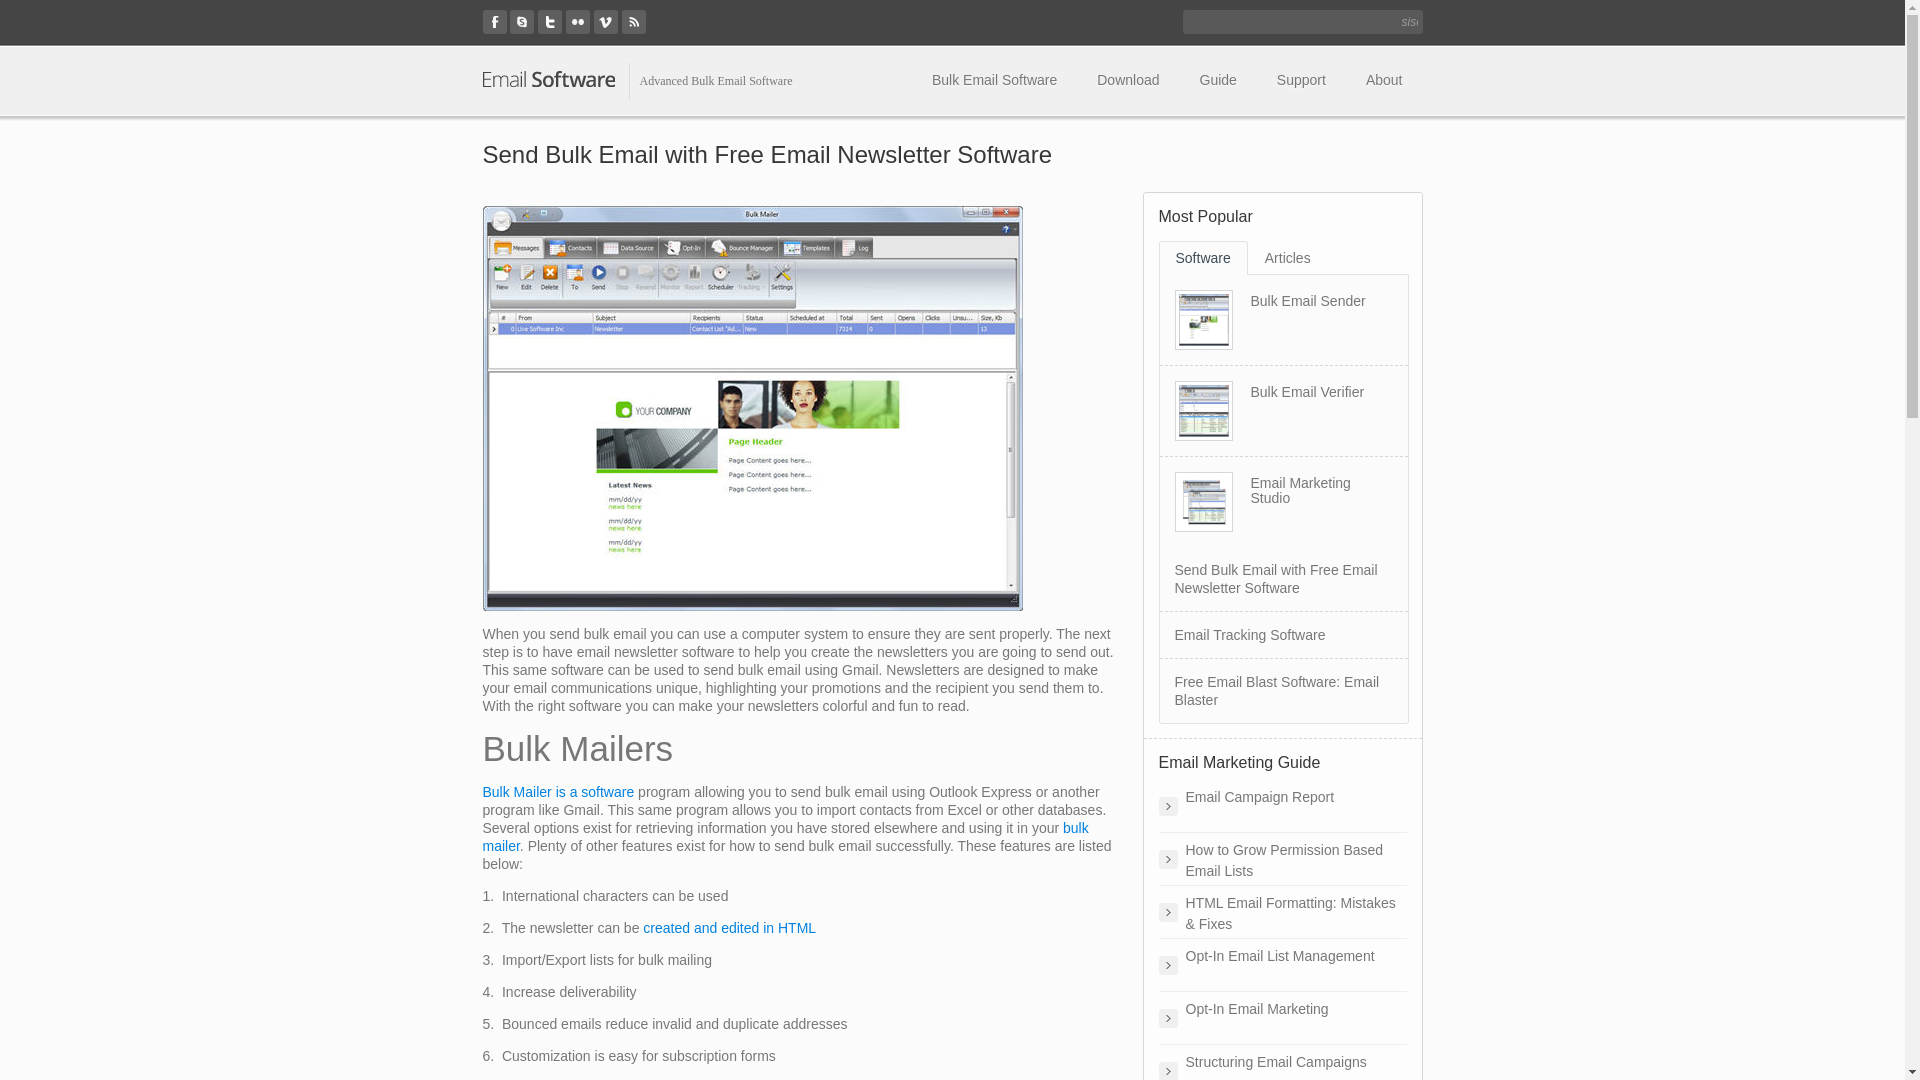 Image resolution: width=1920 pixels, height=1080 pixels. What do you see at coordinates (494, 22) in the screenshot?
I see `'Facebook'` at bounding box center [494, 22].